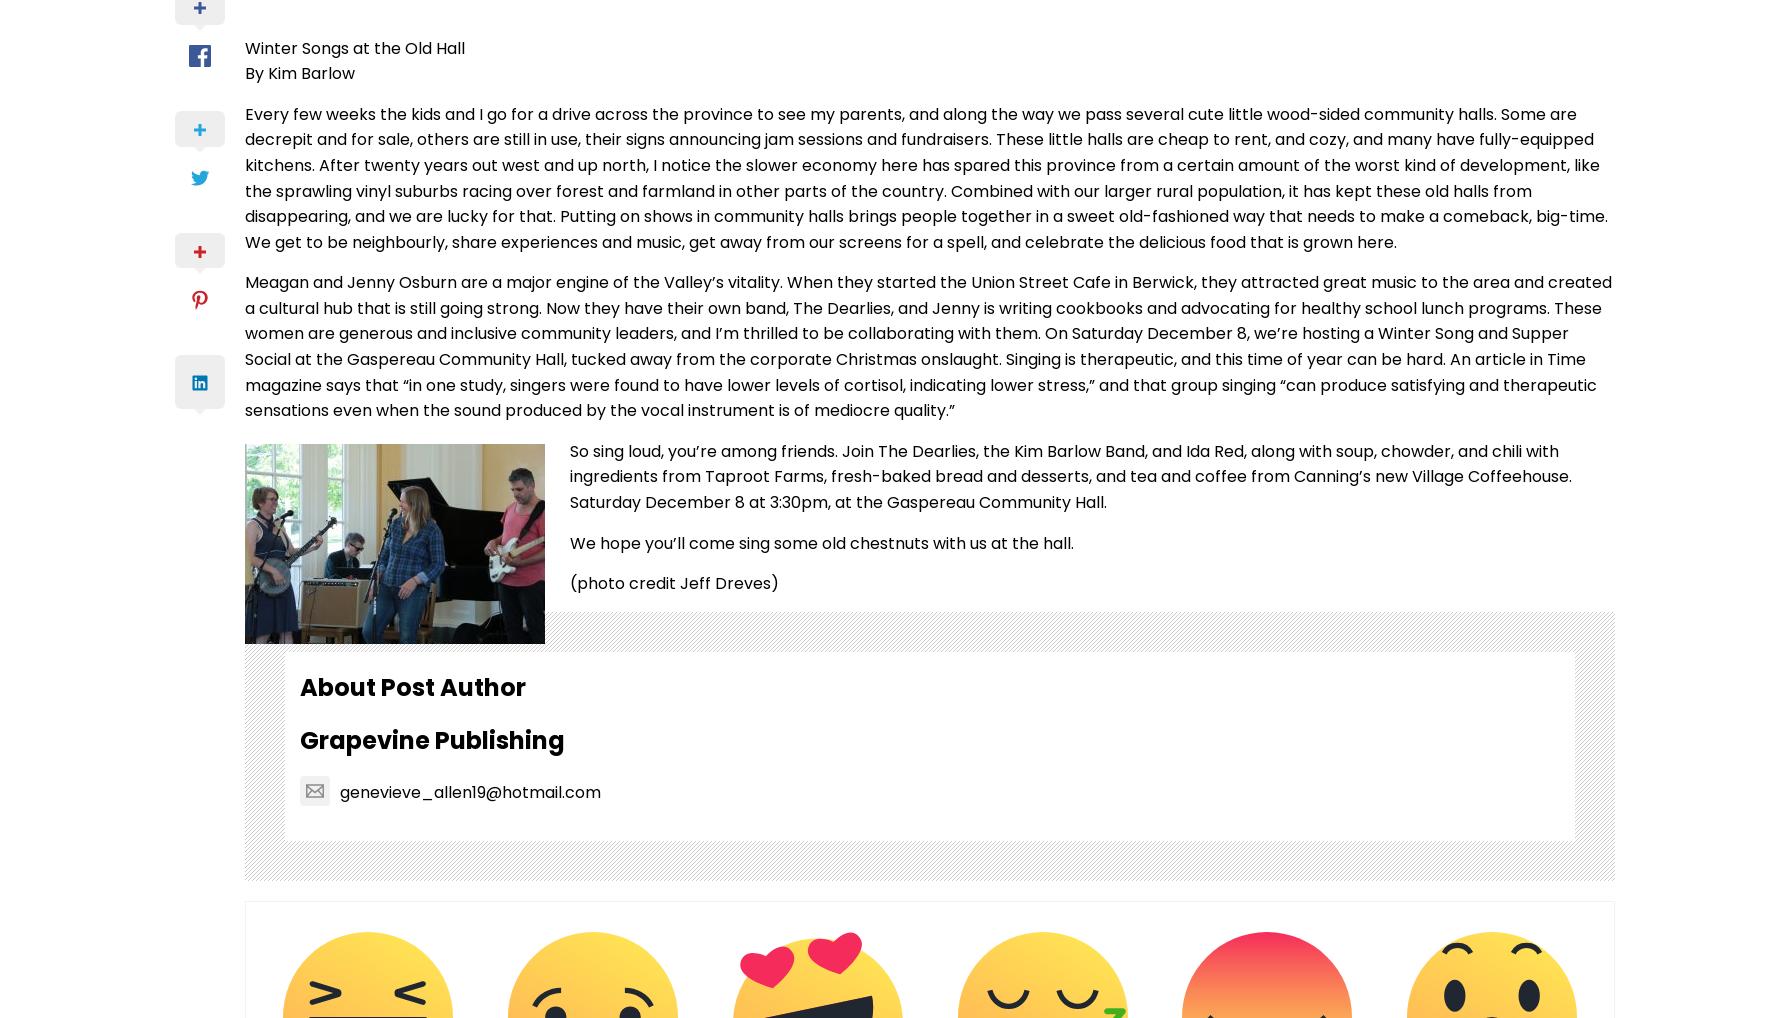 The width and height of the screenshot is (1790, 1018). What do you see at coordinates (354, 46) in the screenshot?
I see `'Winter Songs at the Old Hall'` at bounding box center [354, 46].